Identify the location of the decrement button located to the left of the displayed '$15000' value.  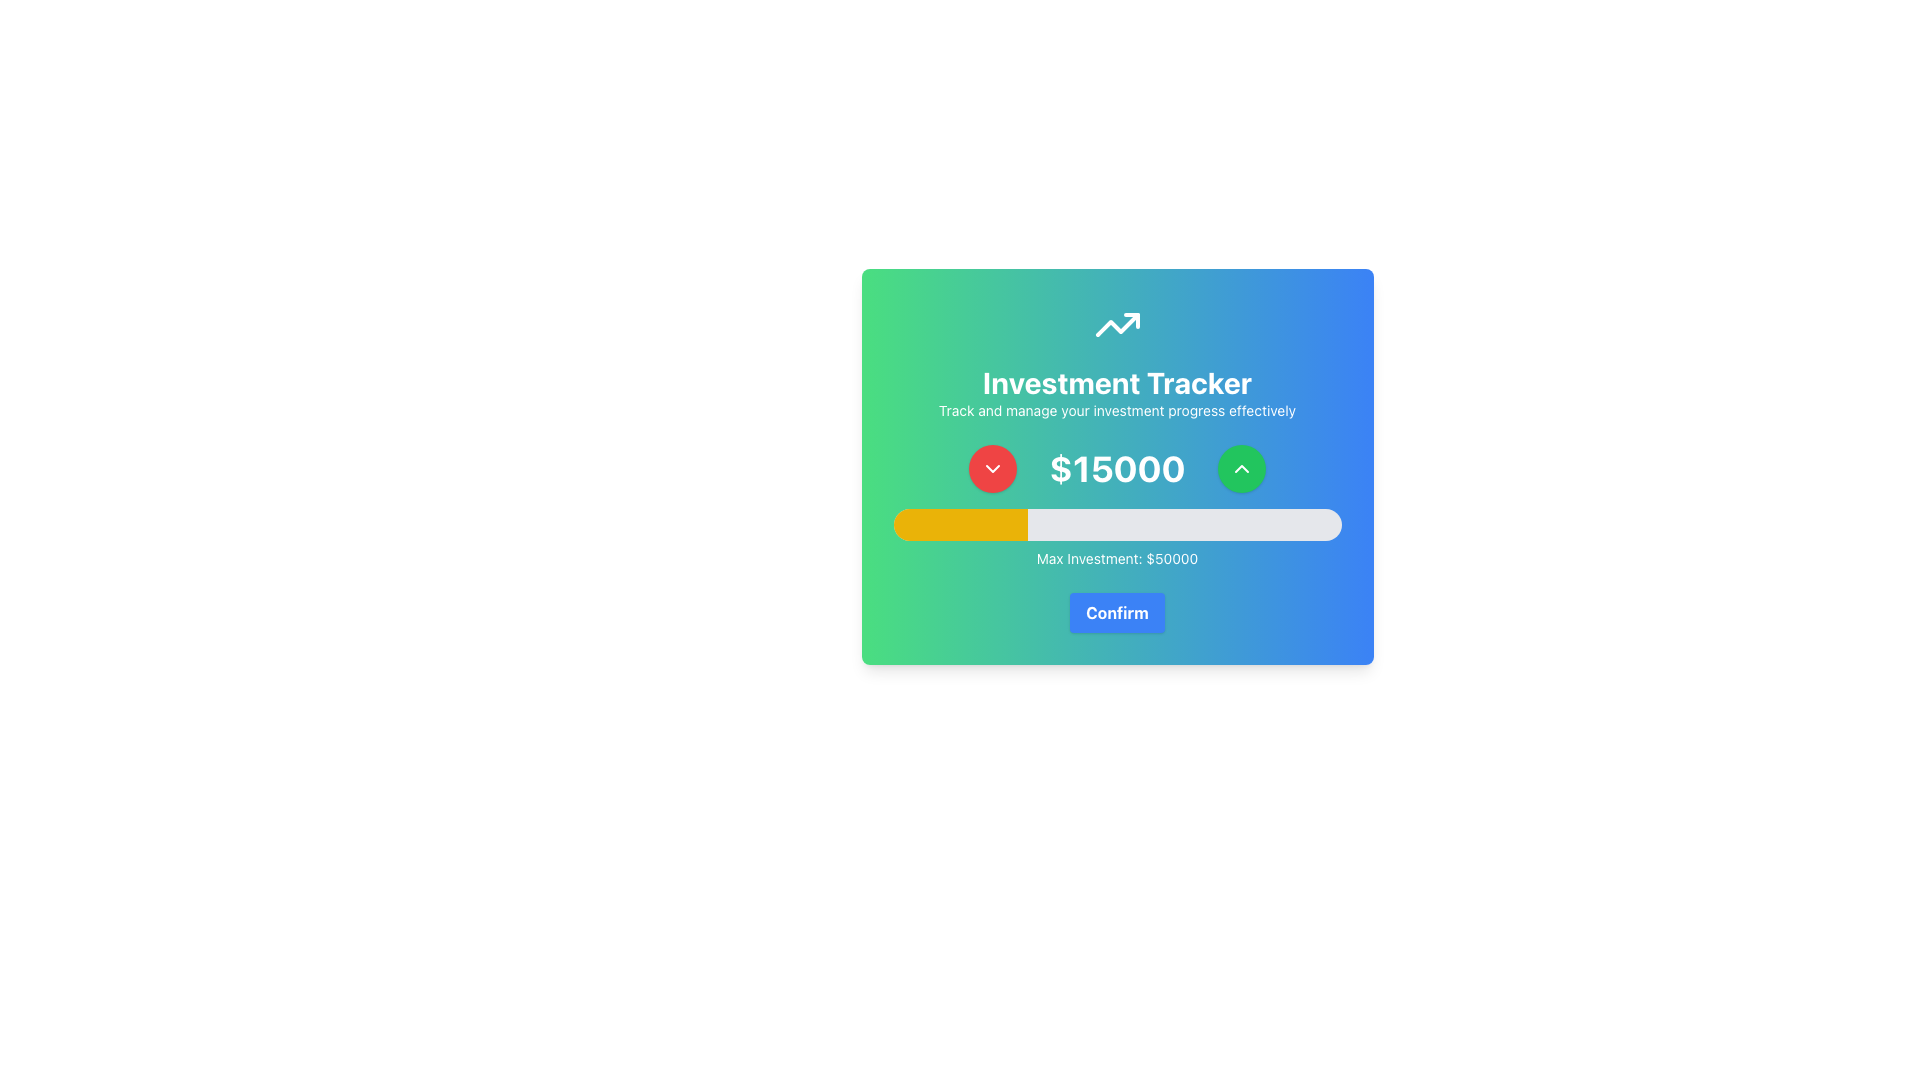
(993, 469).